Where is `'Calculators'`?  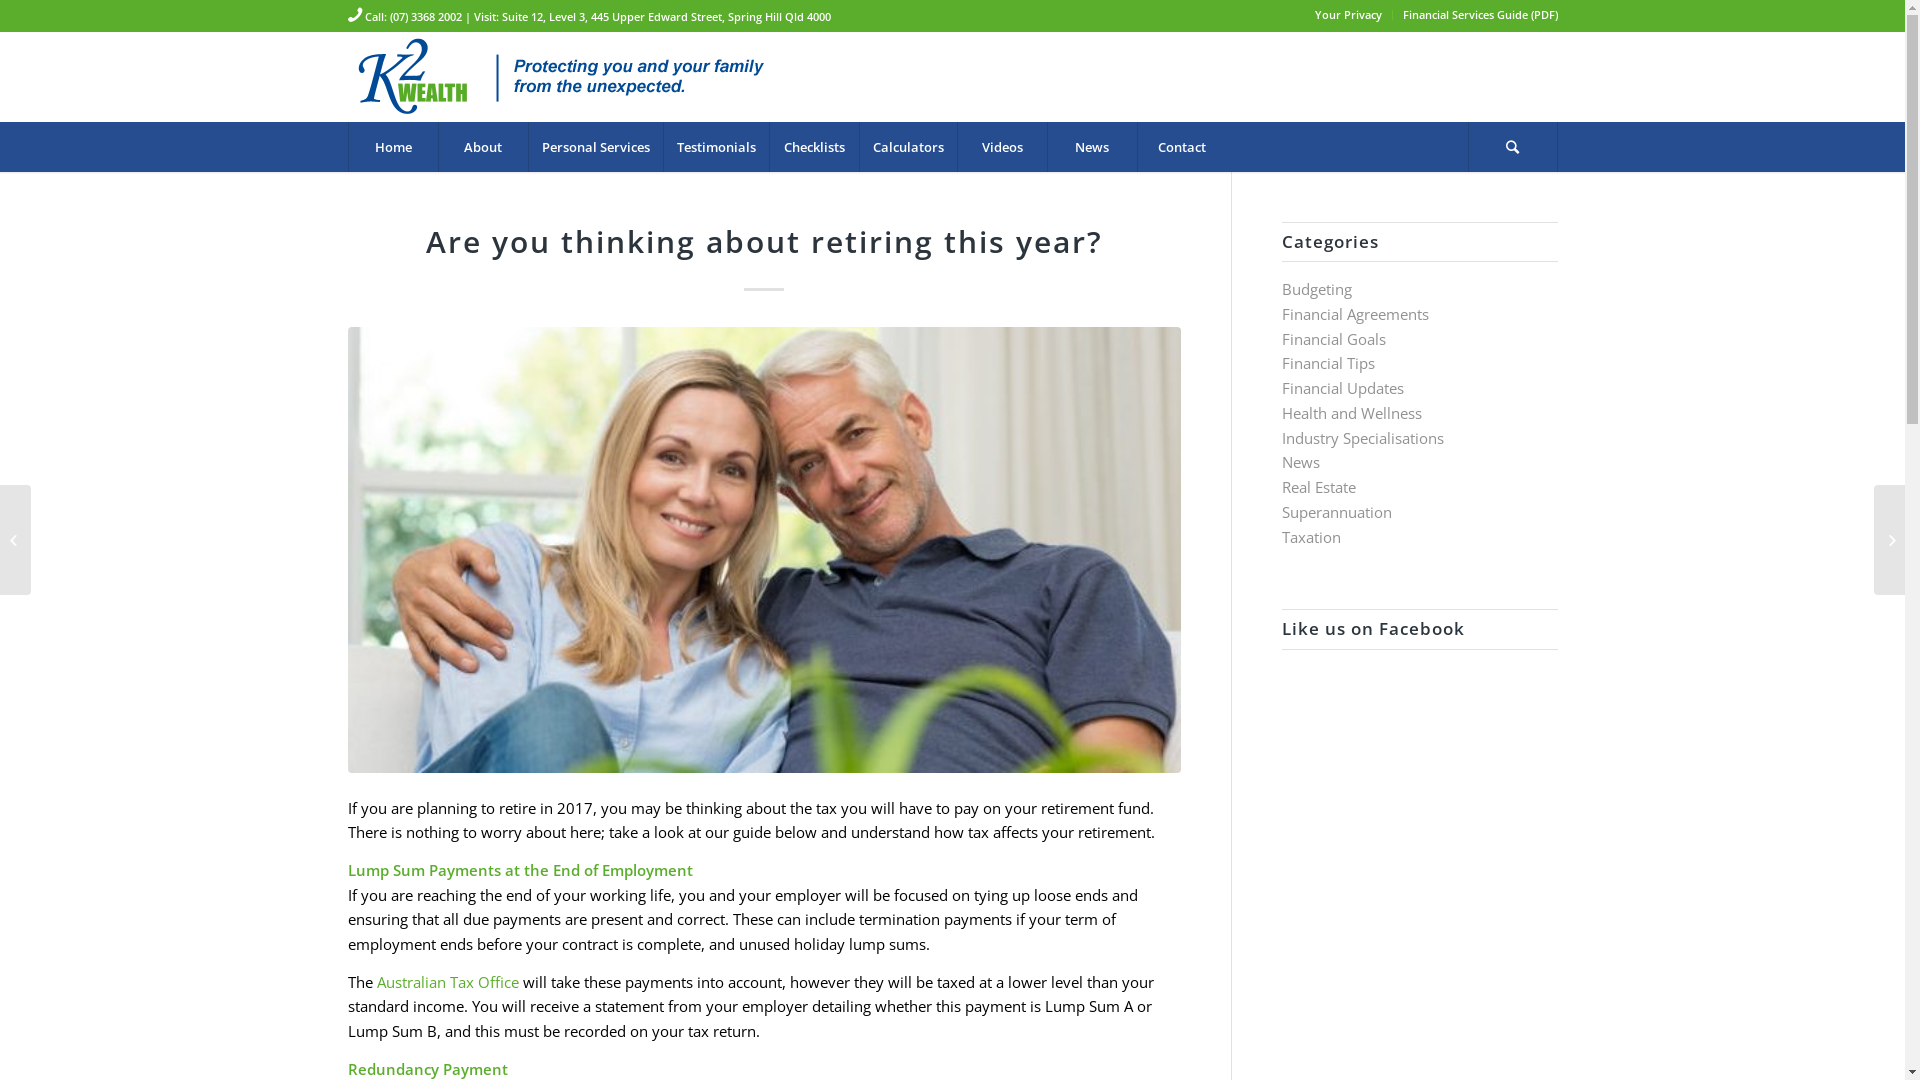 'Calculators' is located at coordinates (858, 145).